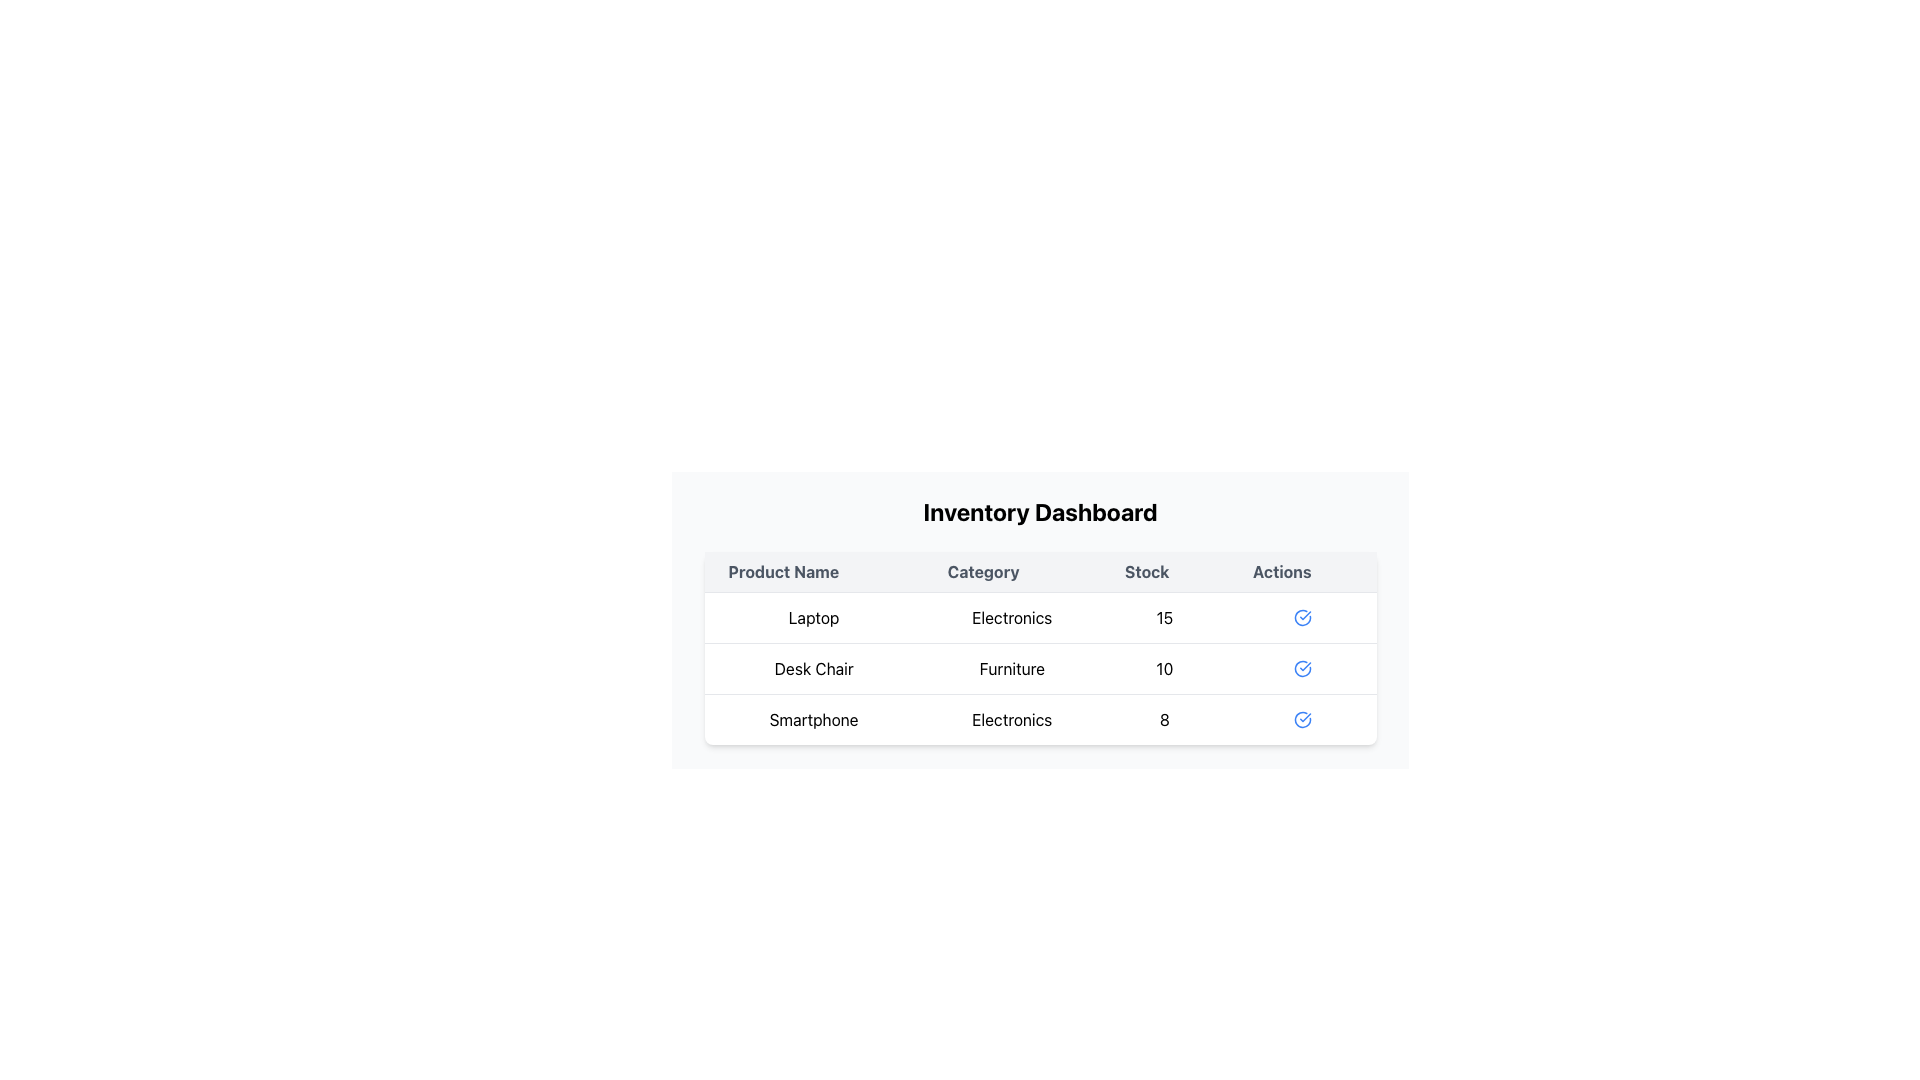  I want to click on the 'Product Name' text label located at the top-left corner of the table, so click(814, 572).